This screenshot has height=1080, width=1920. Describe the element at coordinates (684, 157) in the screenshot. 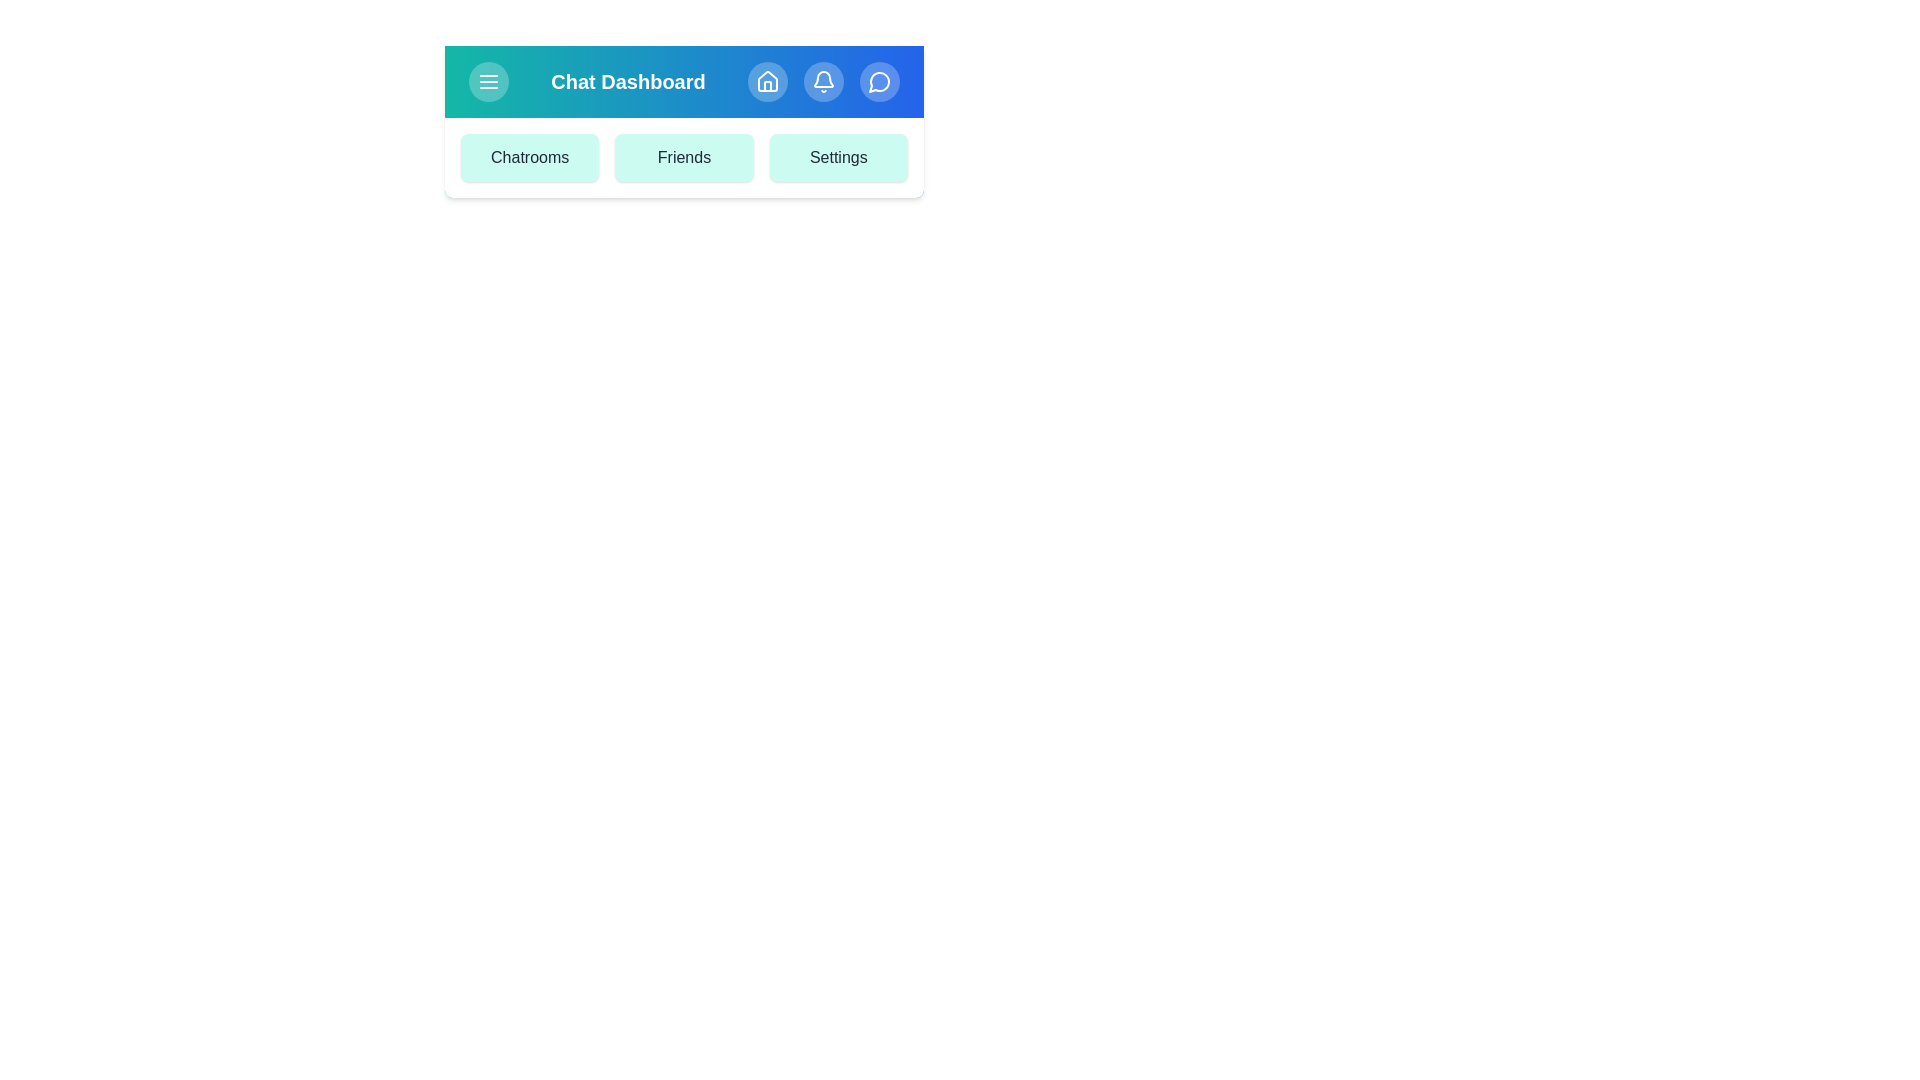

I see `the menu item Friends` at that location.